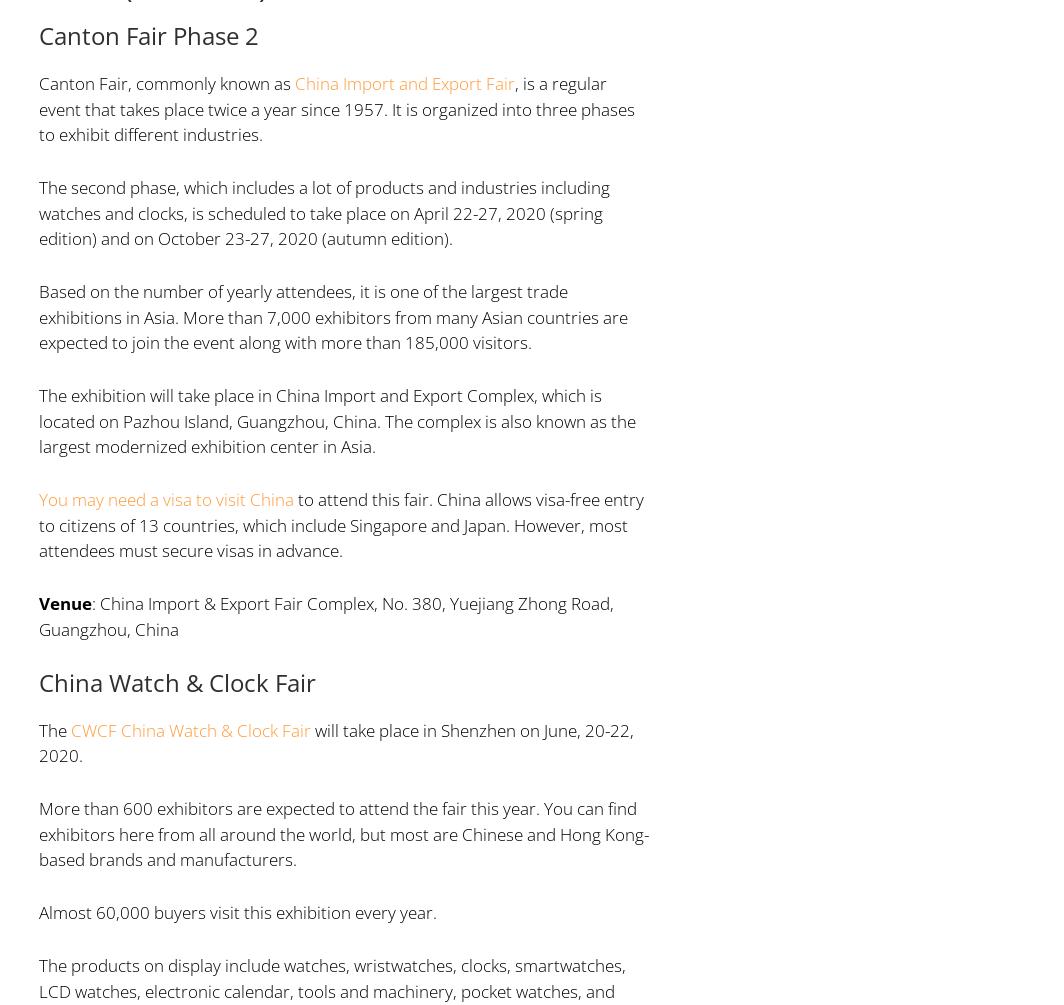 Image resolution: width=1064 pixels, height=1005 pixels. Describe the element at coordinates (340, 524) in the screenshot. I see `'to attend this fair. China allows visa-free entry to citizens of 13 countries, which include Singapore and Japan. However, most attendees must secure visas in advance.'` at that location.